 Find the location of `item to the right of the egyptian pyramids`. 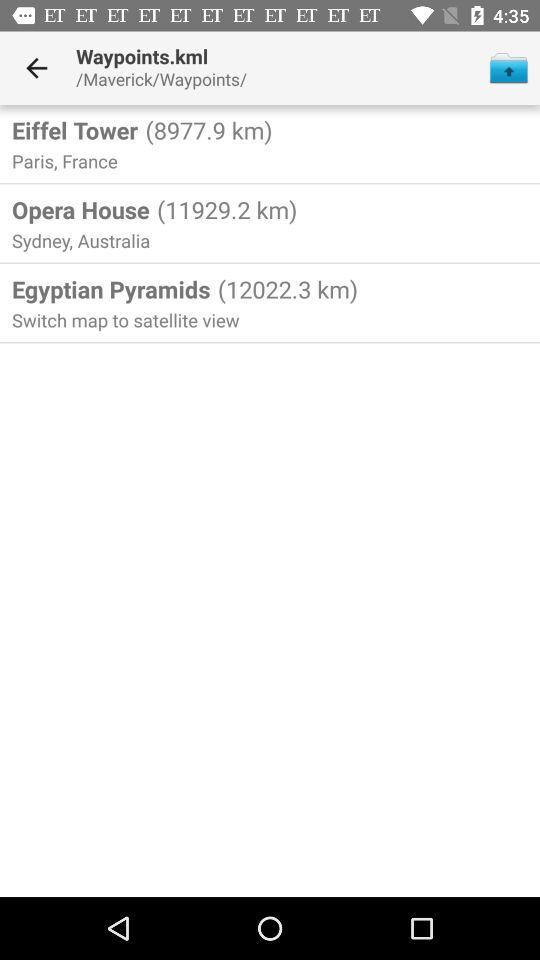

item to the right of the egyptian pyramids is located at coordinates (284, 288).